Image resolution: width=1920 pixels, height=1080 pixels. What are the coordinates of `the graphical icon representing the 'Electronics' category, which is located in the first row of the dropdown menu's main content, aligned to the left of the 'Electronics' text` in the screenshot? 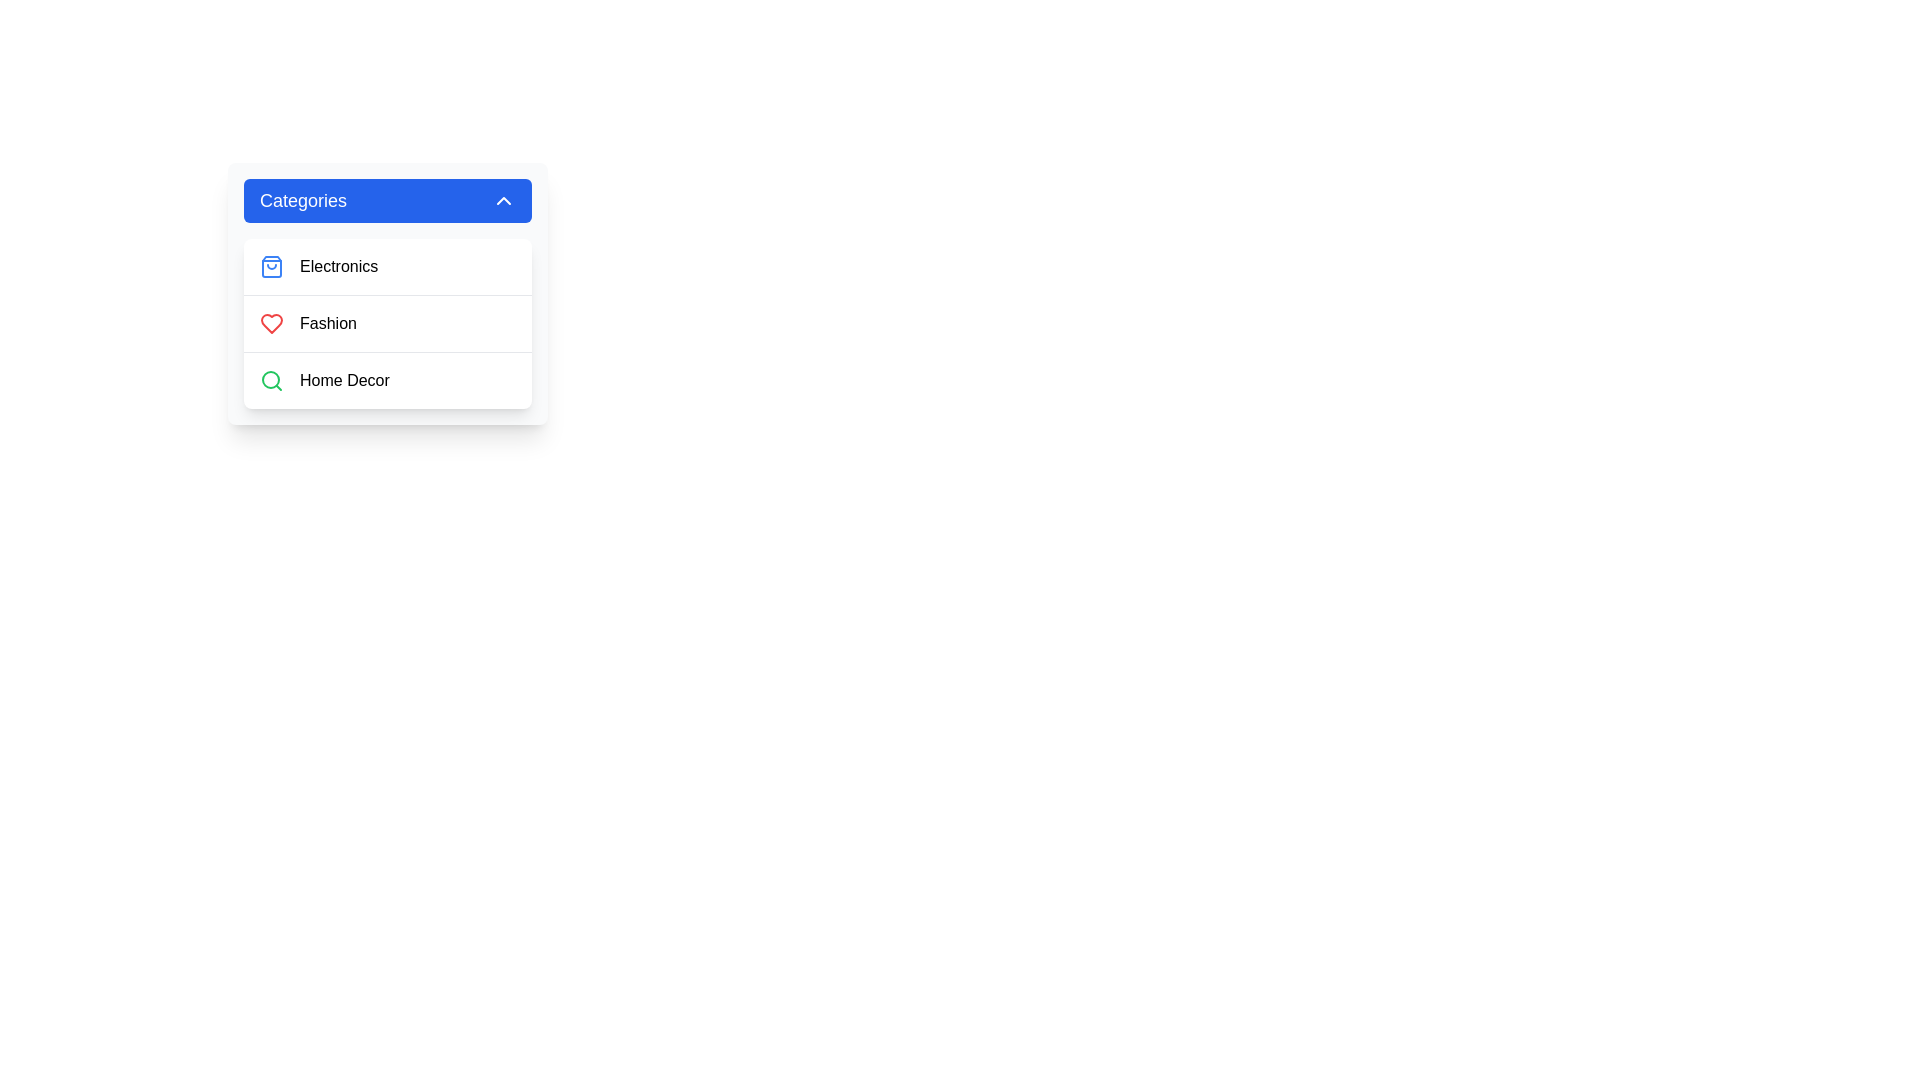 It's located at (271, 265).